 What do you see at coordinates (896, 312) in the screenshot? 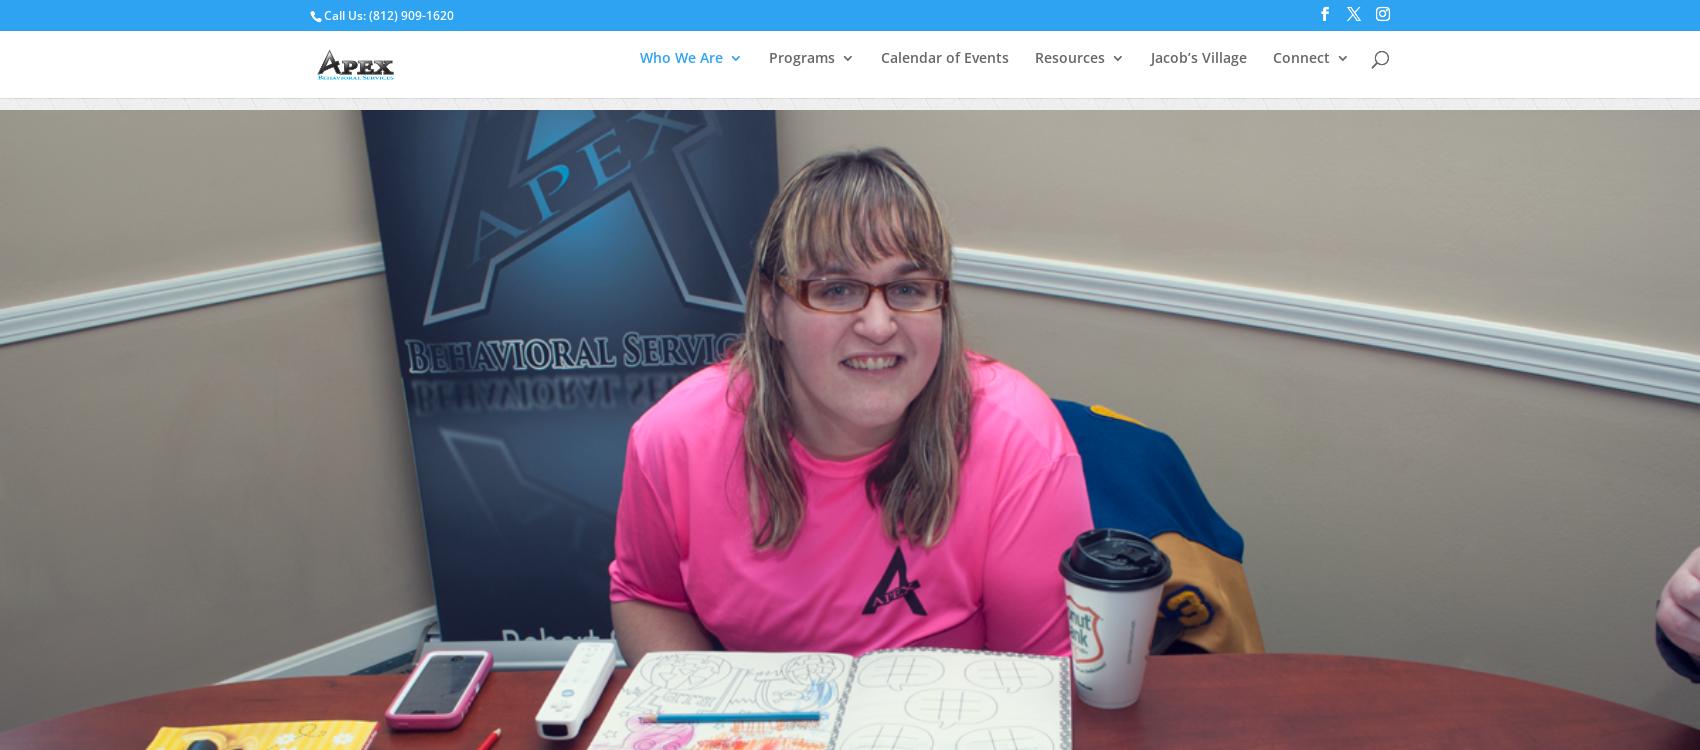
I see `'Residential Services'` at bounding box center [896, 312].